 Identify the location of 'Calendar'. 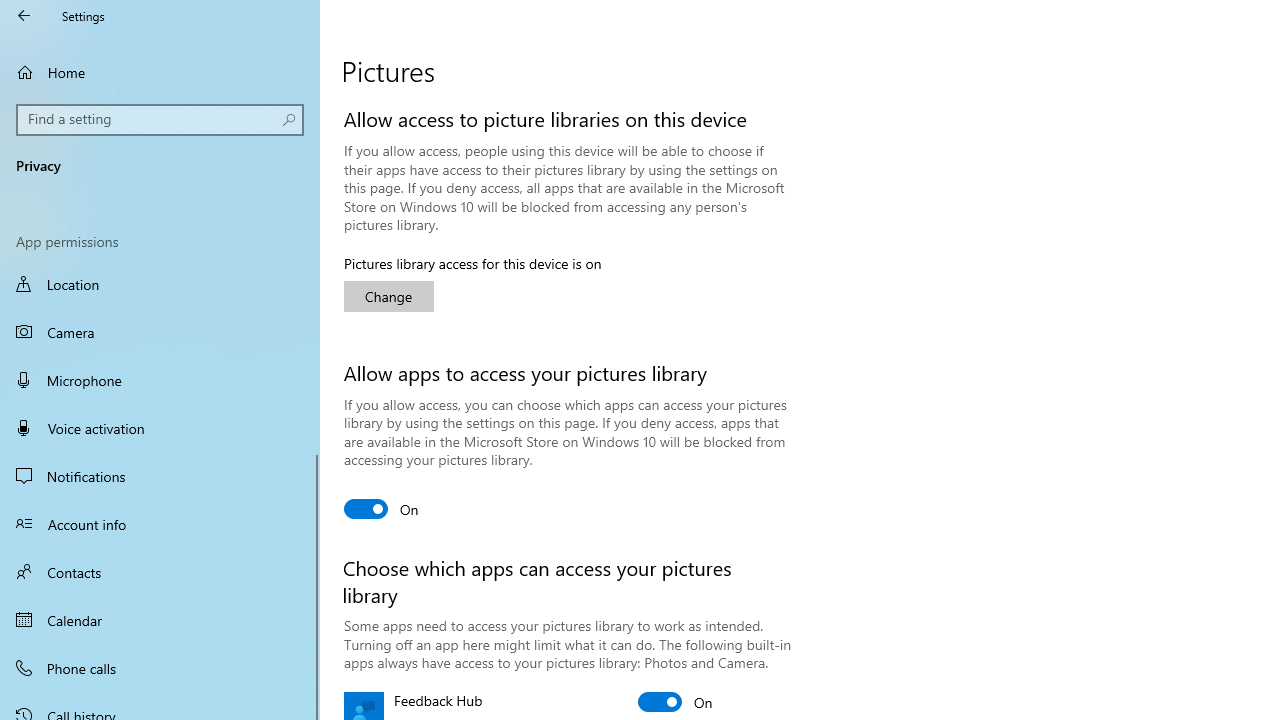
(160, 618).